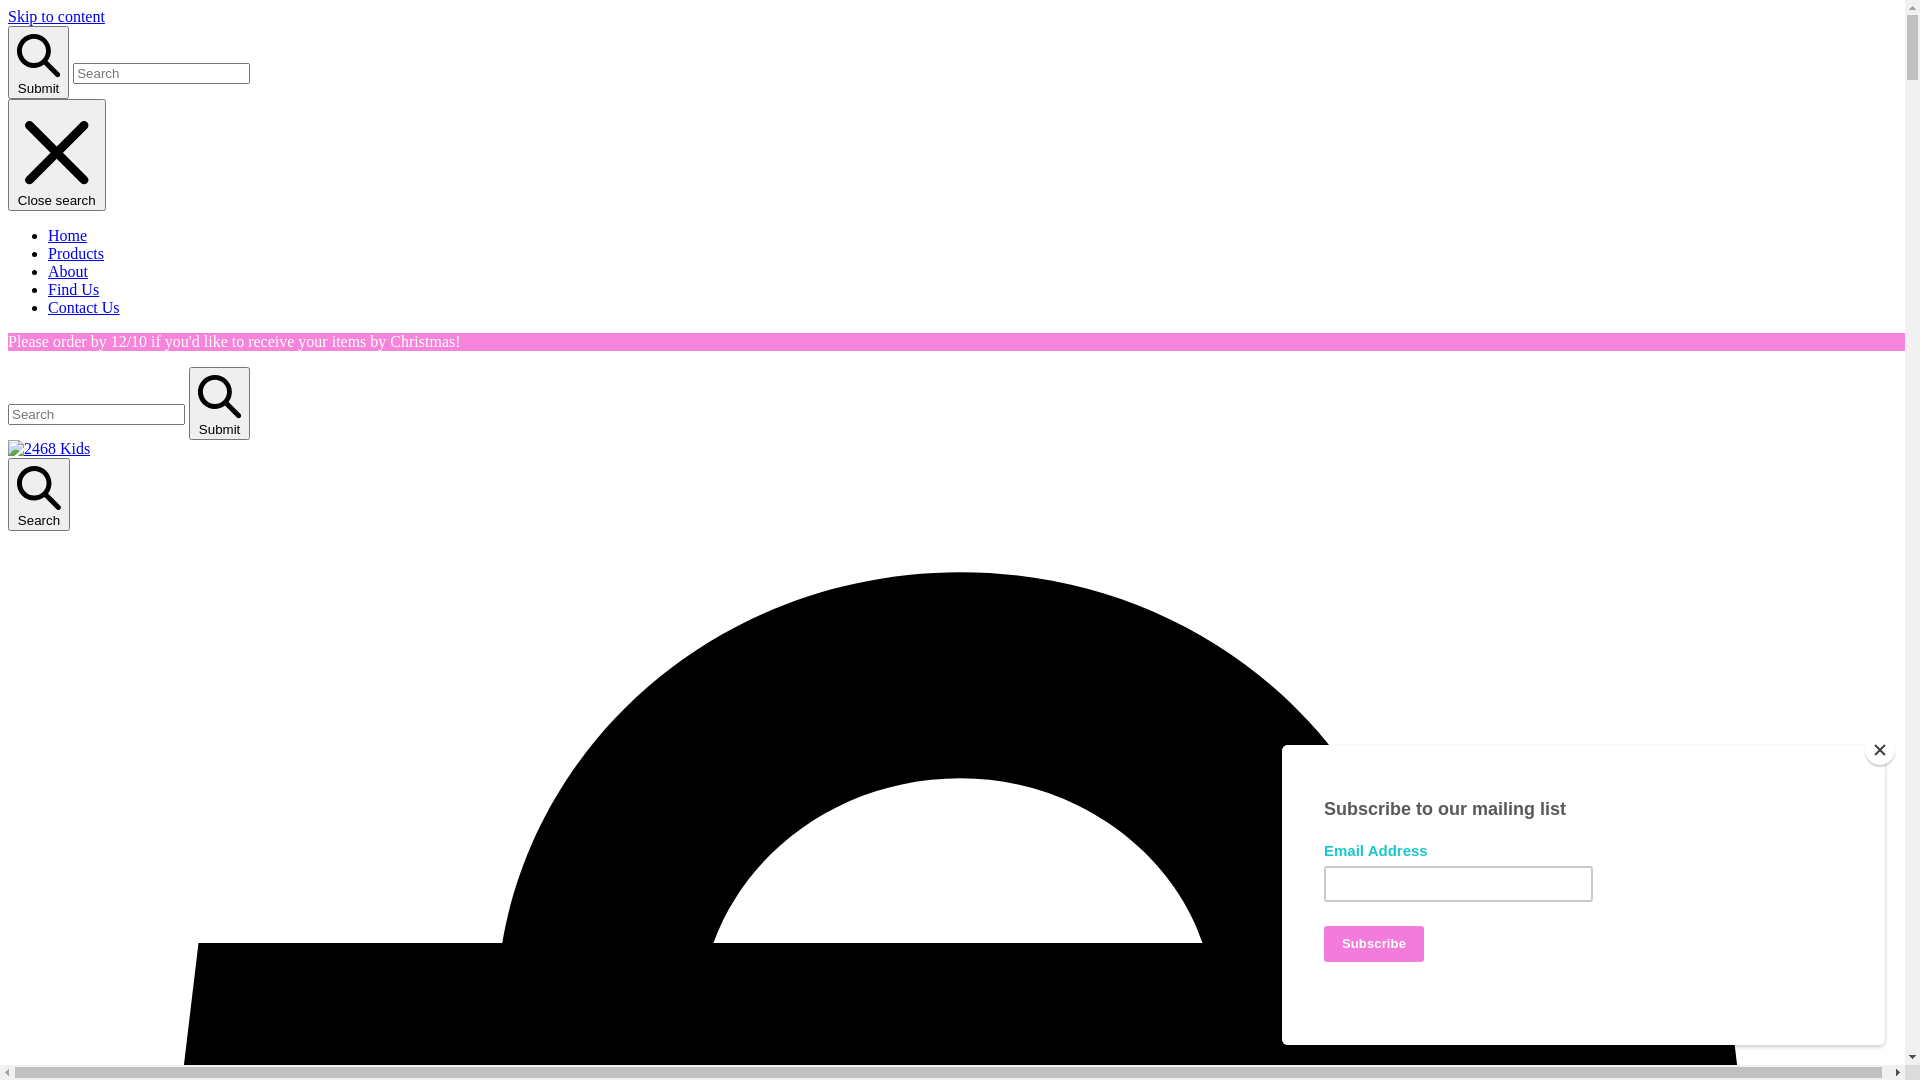  I want to click on 'Search', so click(38, 494).